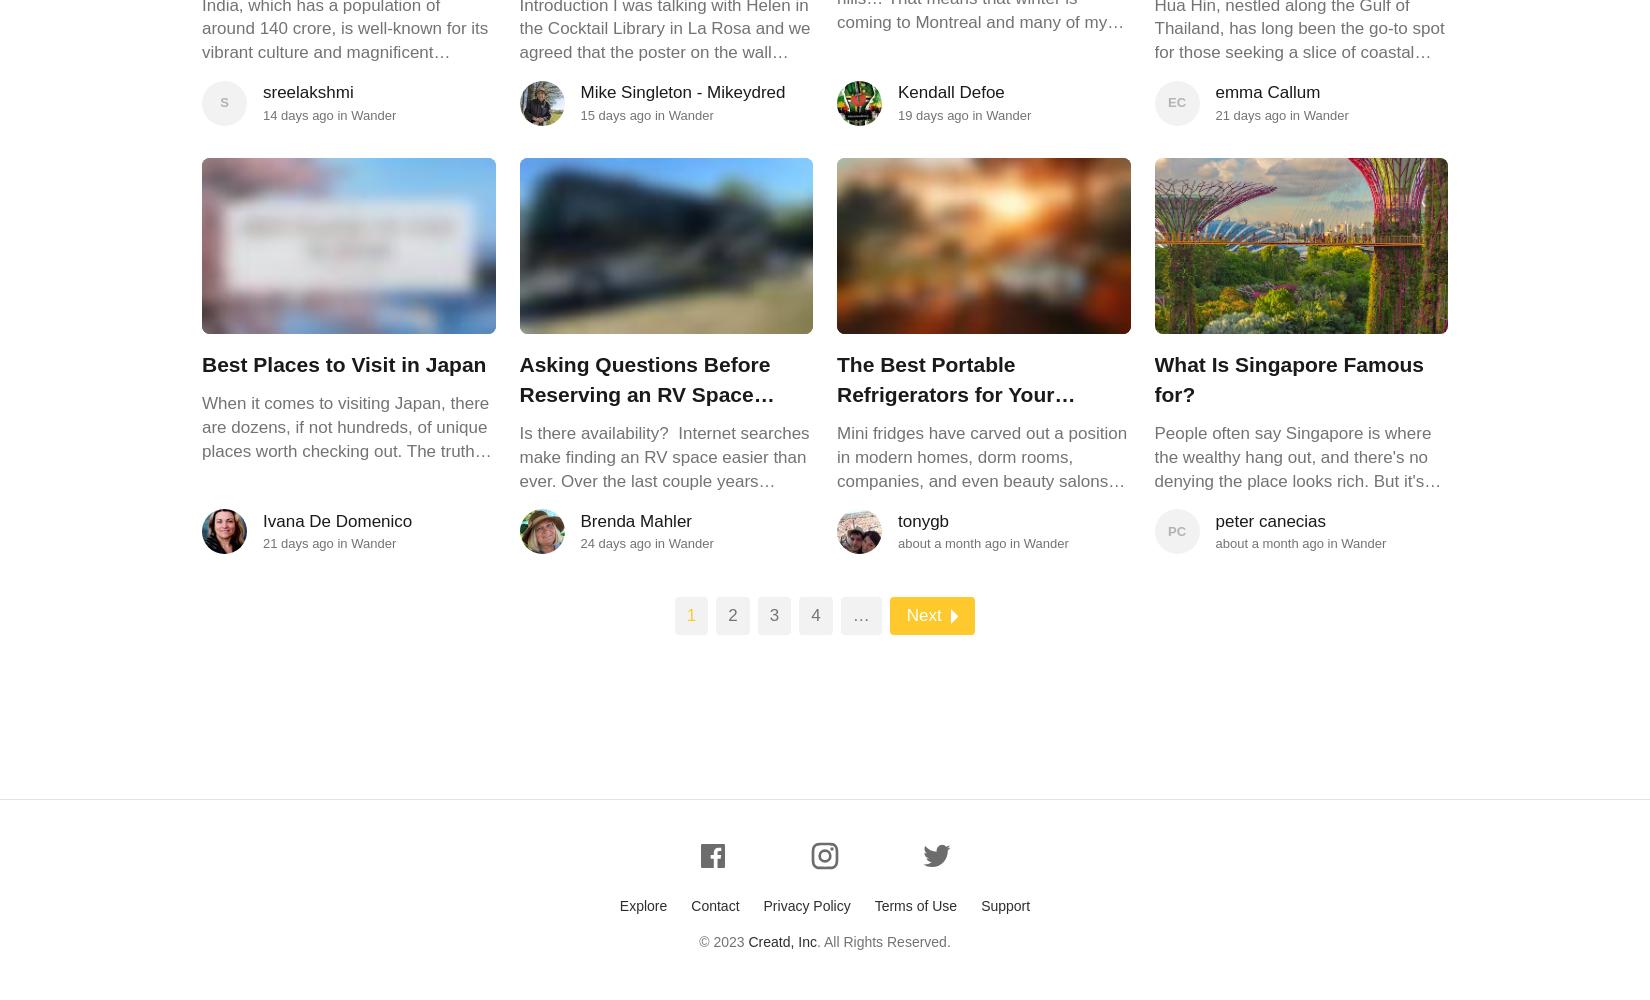 The image size is (1650, 1000). I want to click on 'tonygb', so click(923, 520).